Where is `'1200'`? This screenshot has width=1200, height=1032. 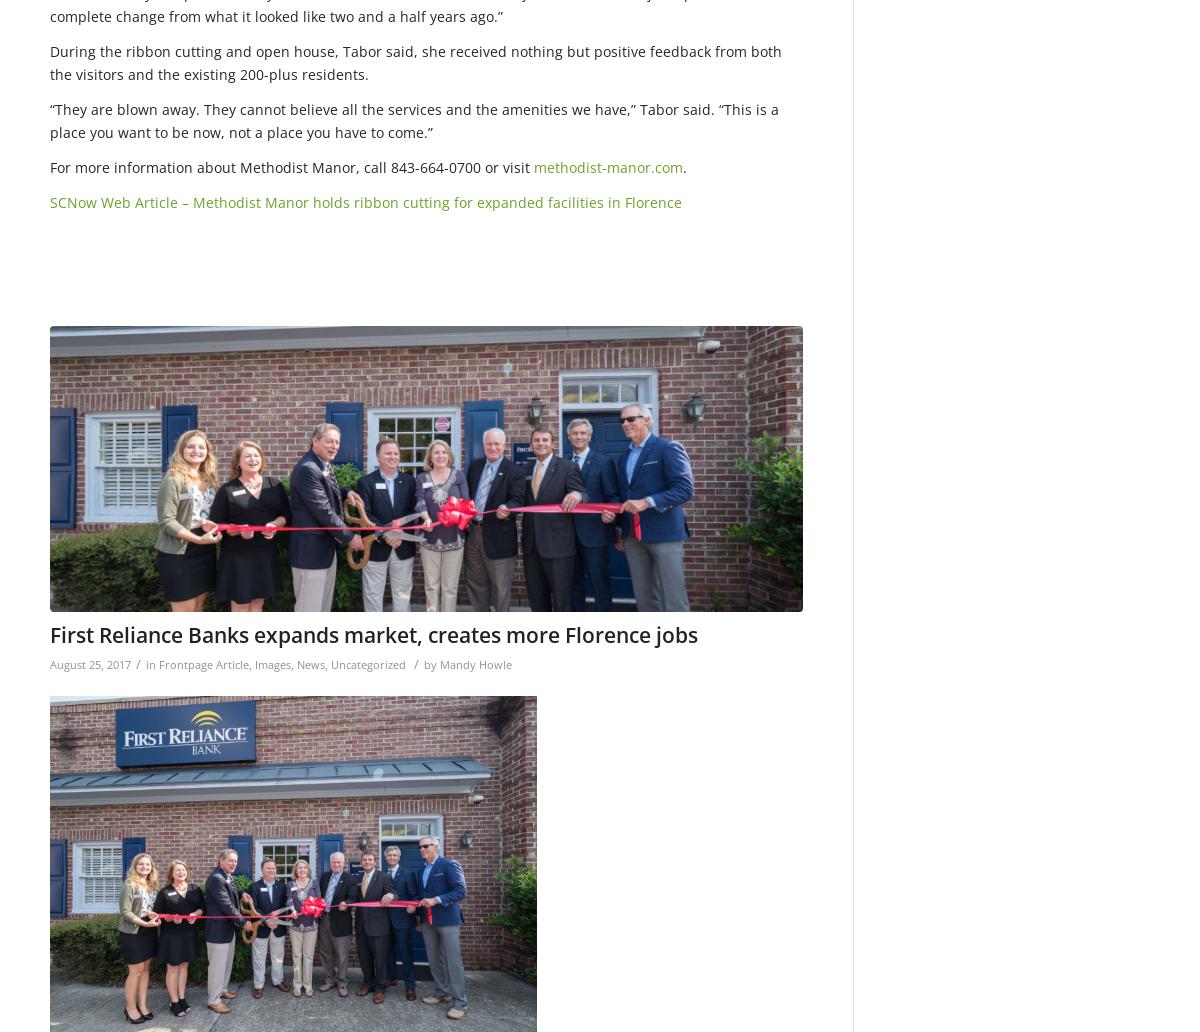 '1200' is located at coordinates (600, 337).